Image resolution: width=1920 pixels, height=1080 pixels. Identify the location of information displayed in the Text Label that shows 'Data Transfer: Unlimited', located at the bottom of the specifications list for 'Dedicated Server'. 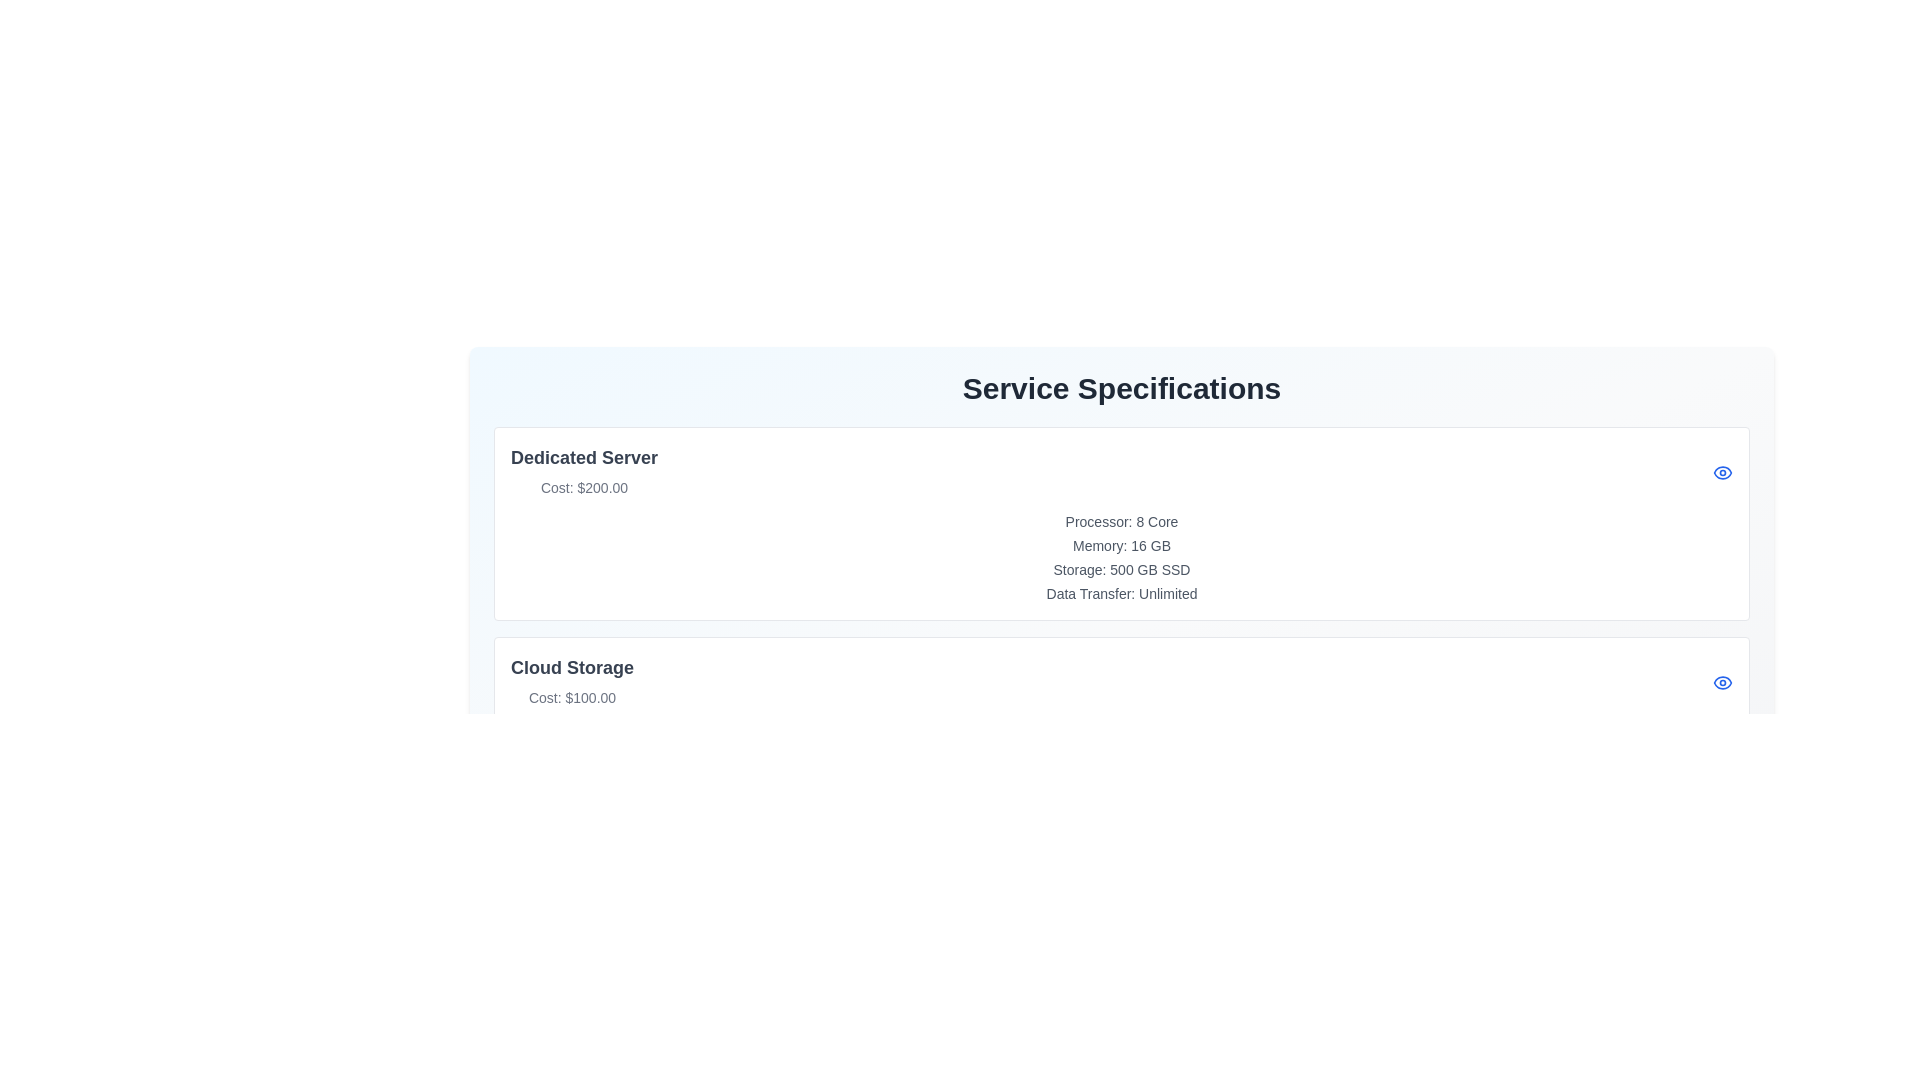
(1122, 593).